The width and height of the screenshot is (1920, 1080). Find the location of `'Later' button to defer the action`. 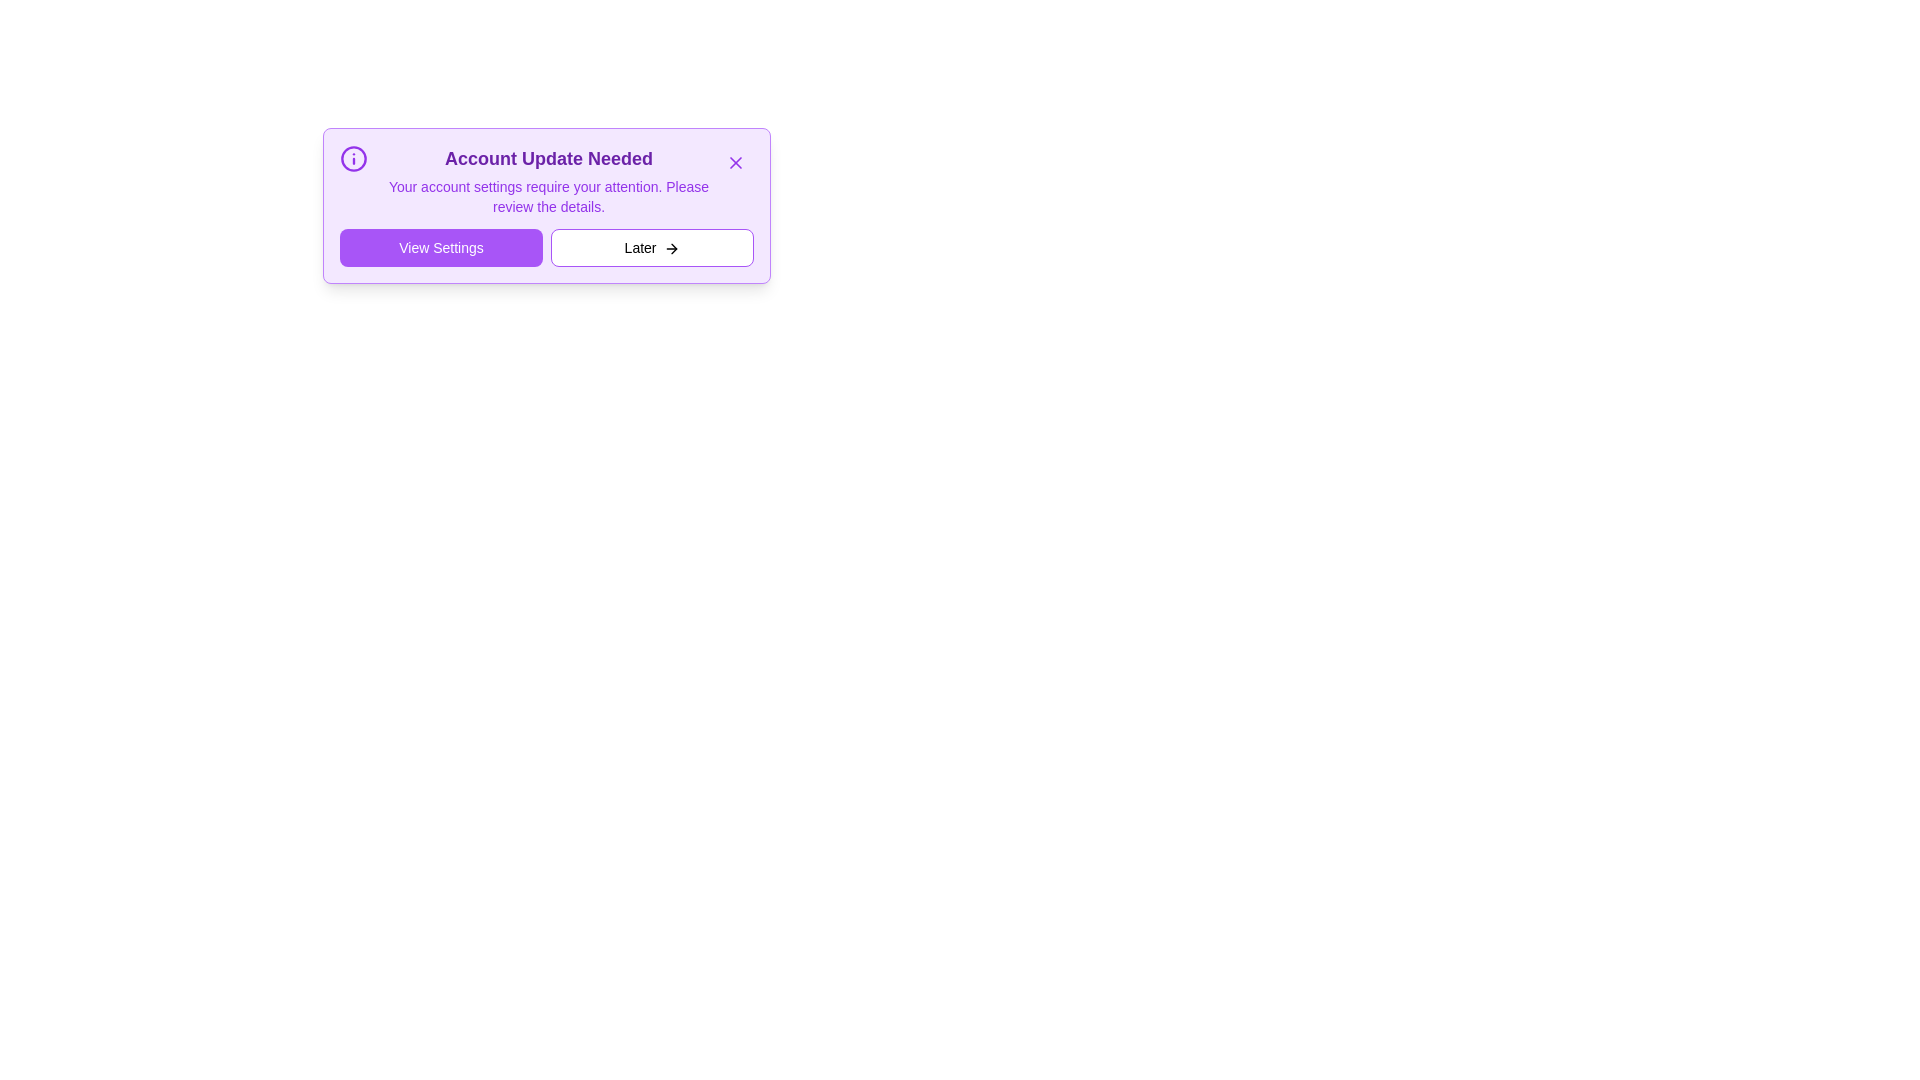

'Later' button to defer the action is located at coordinates (652, 246).